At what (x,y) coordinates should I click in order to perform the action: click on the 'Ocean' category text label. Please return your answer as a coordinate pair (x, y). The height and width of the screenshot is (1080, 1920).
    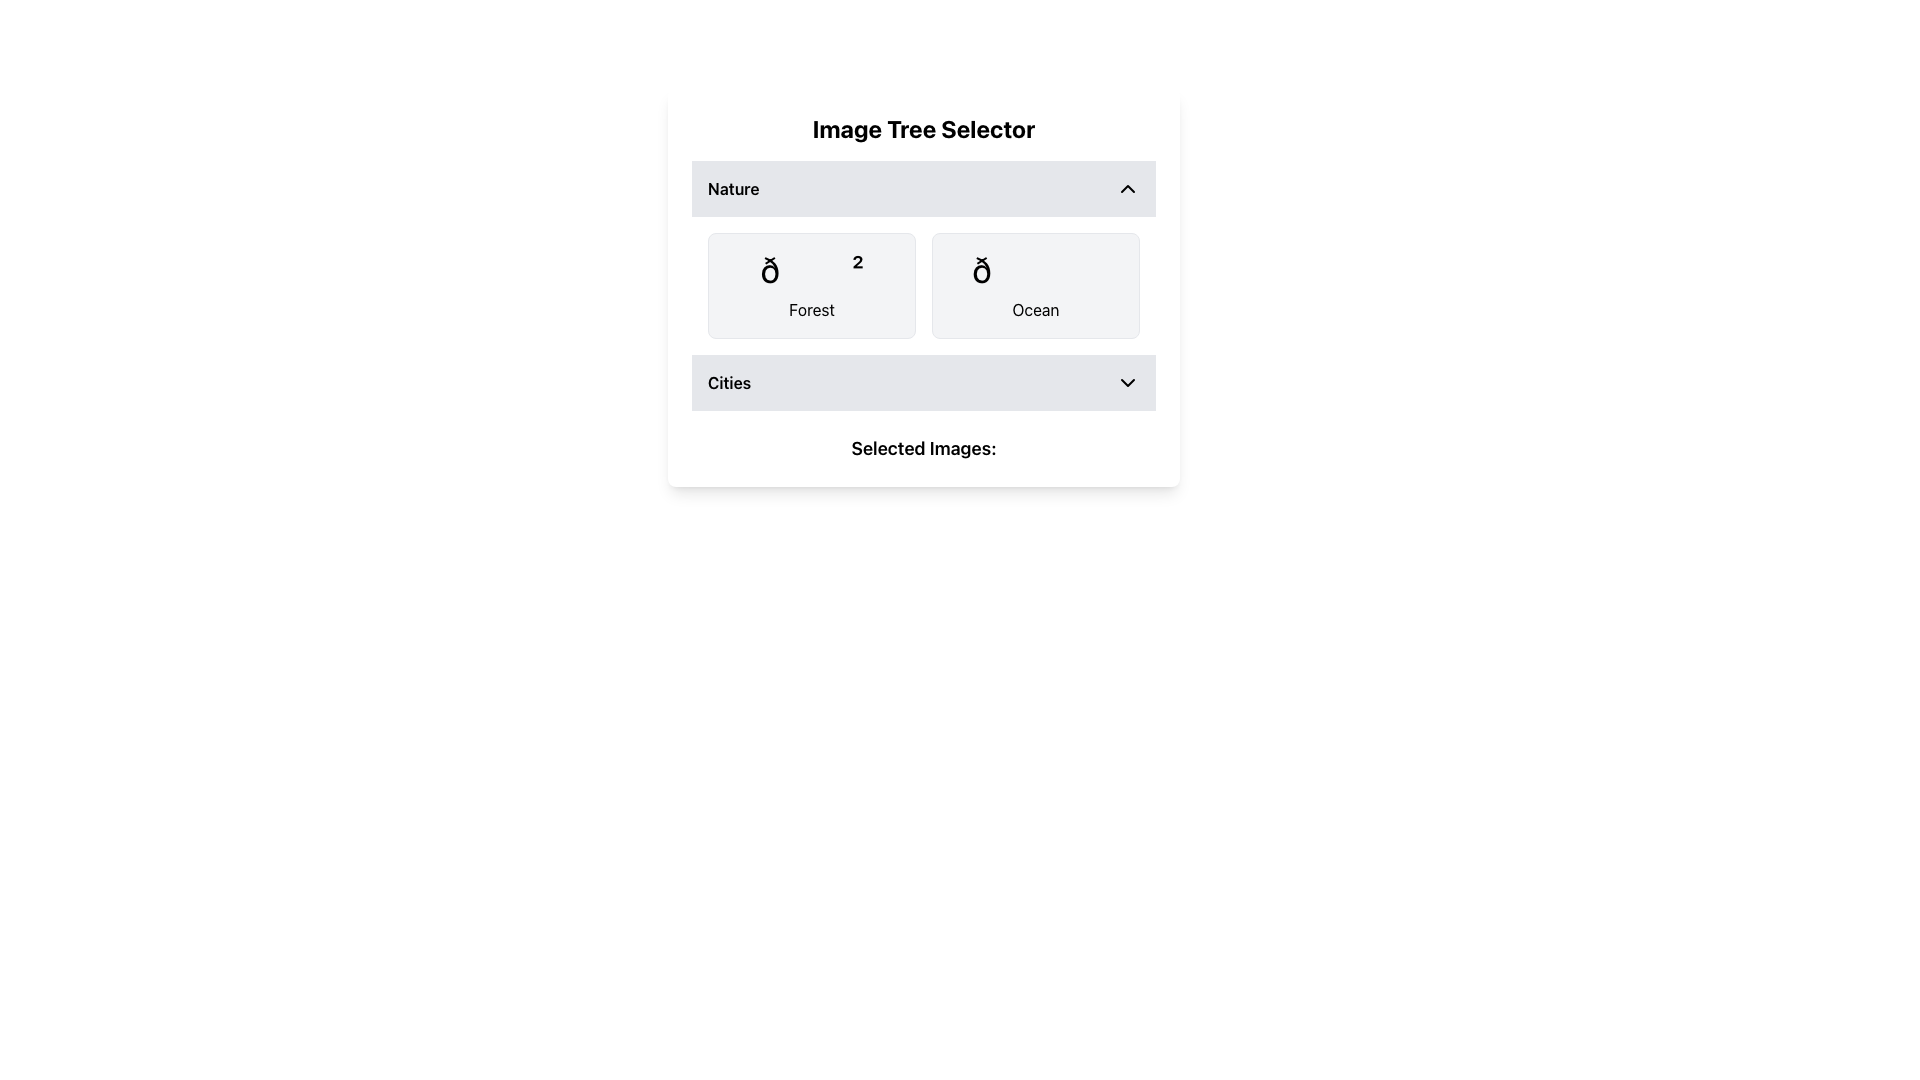
    Looking at the image, I should click on (1036, 309).